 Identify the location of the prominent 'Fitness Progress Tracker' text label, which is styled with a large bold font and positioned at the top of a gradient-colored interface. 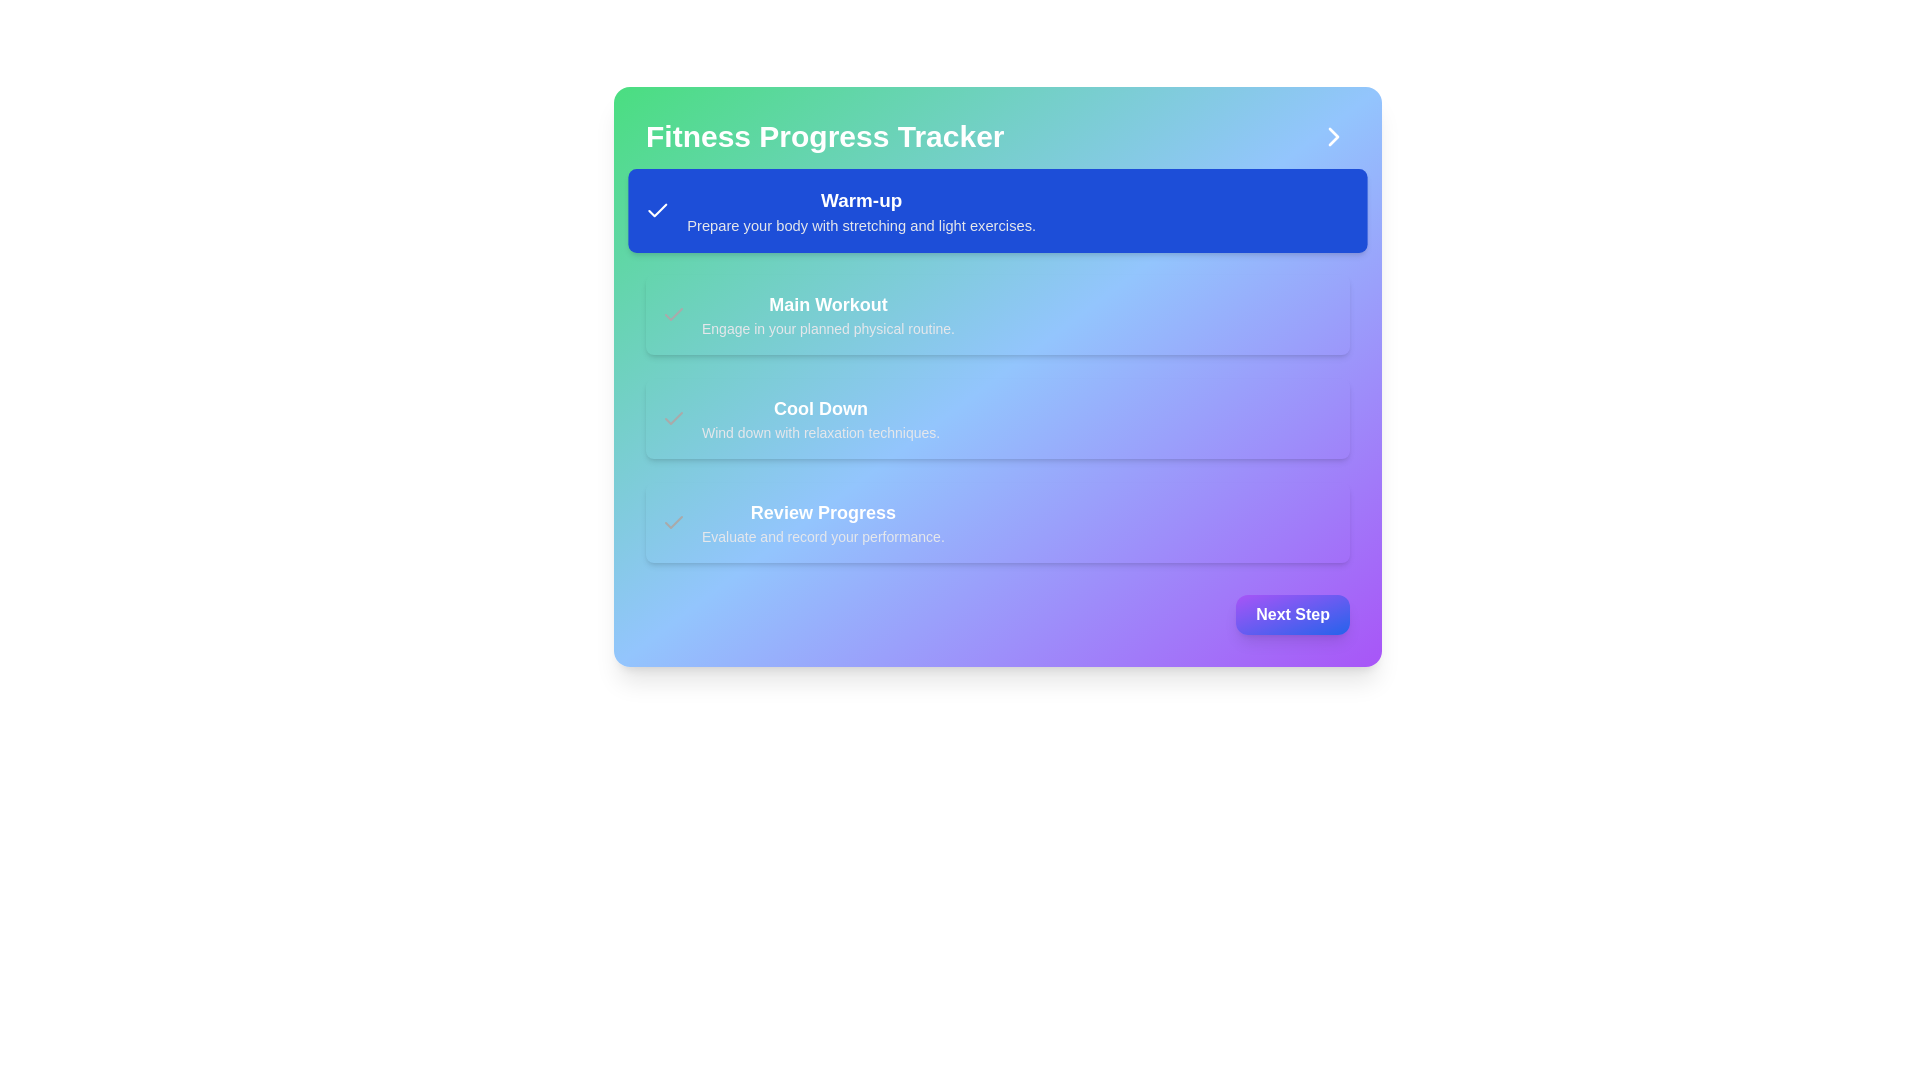
(825, 136).